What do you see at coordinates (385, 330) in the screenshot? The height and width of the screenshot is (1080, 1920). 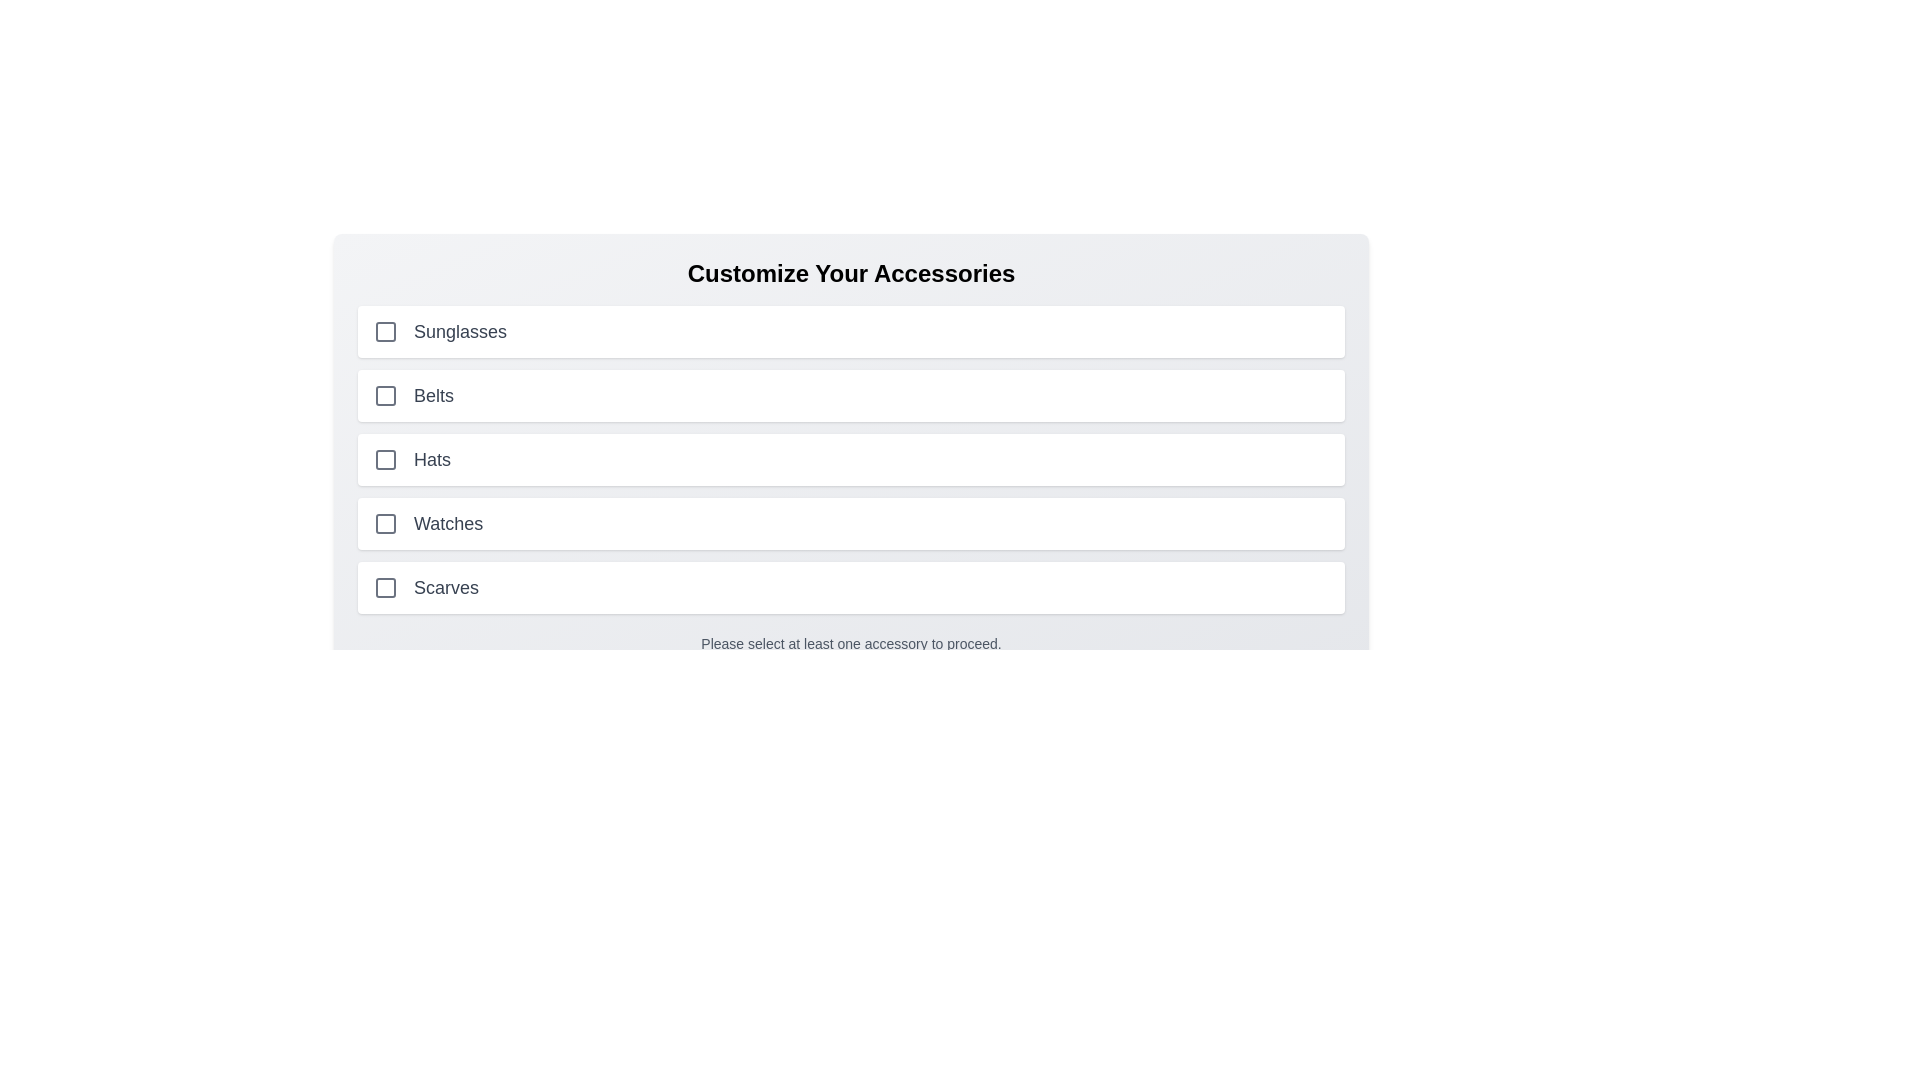 I see `the Checkbox element located to the left of the 'Sunglasses' label` at bounding box center [385, 330].